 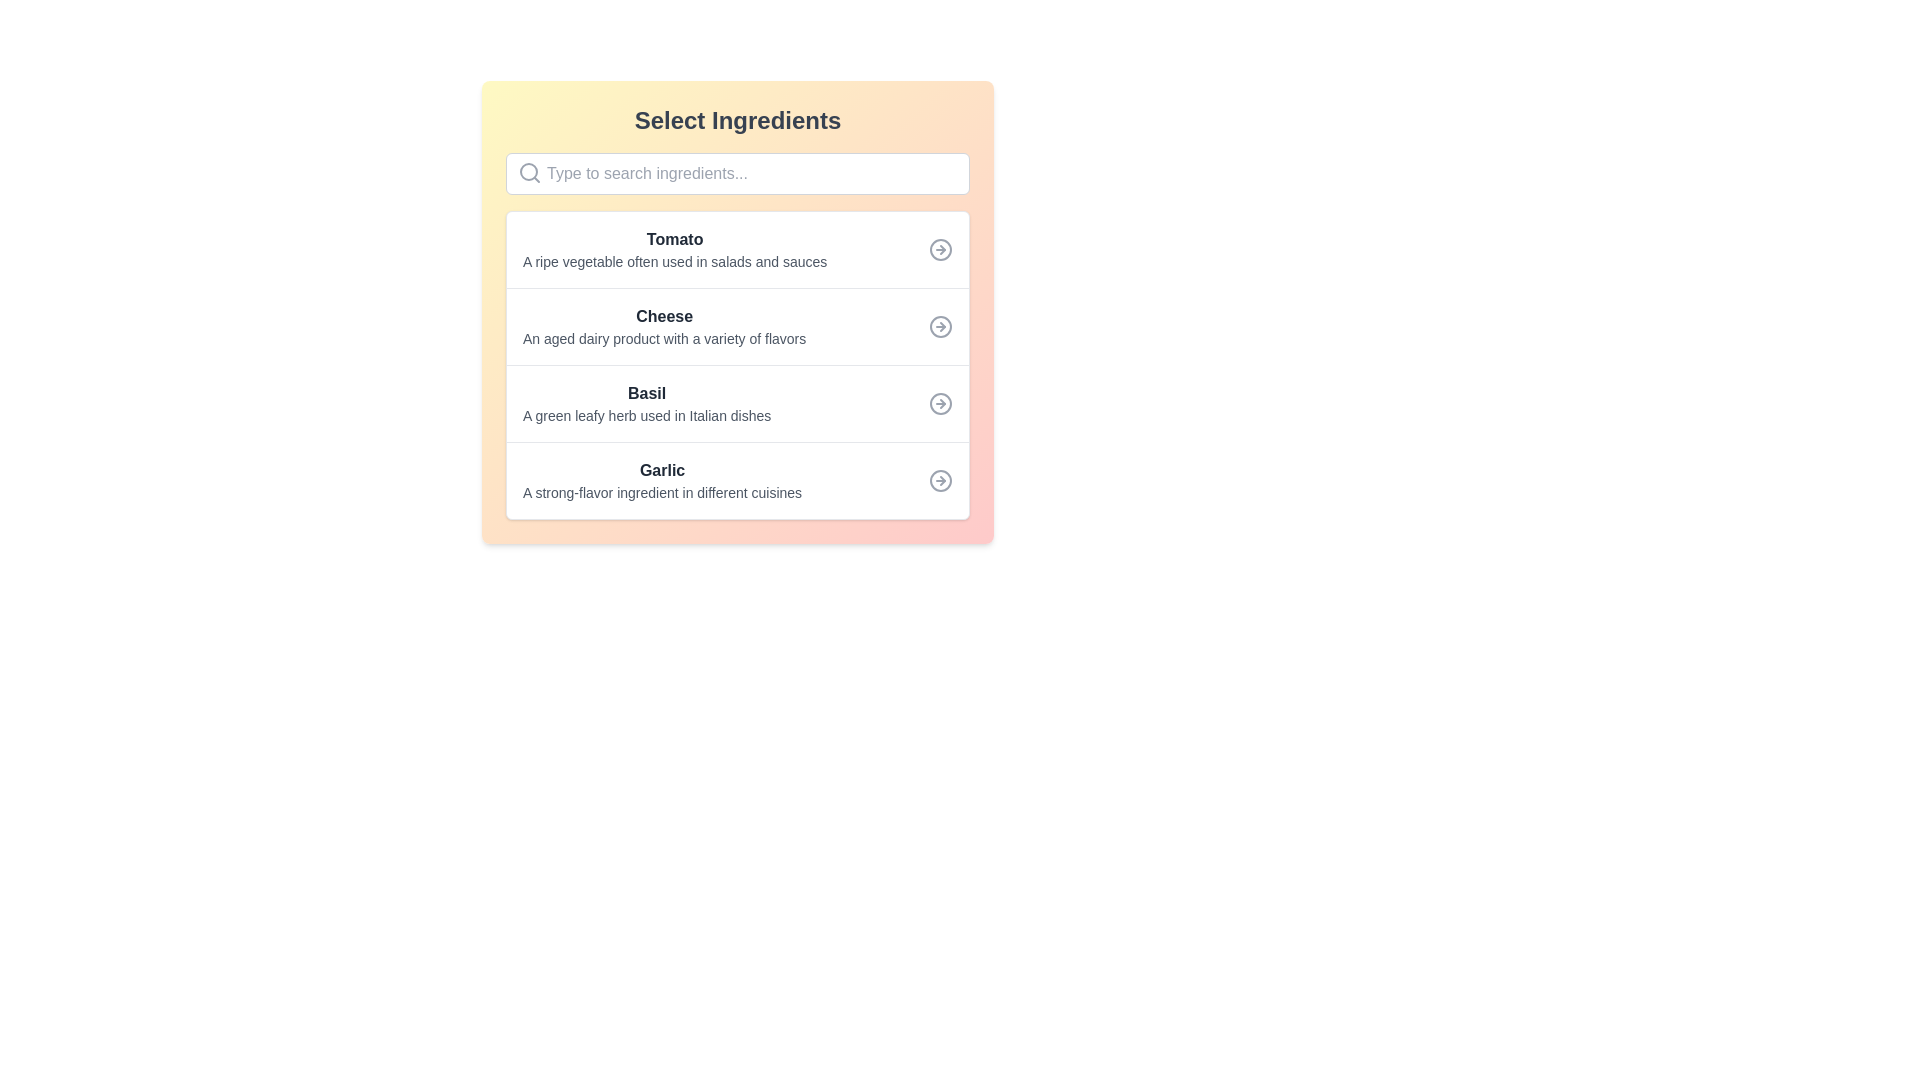 I want to click on the first ingredient text block located below the 'Select Ingredients' search bar, so click(x=675, y=249).